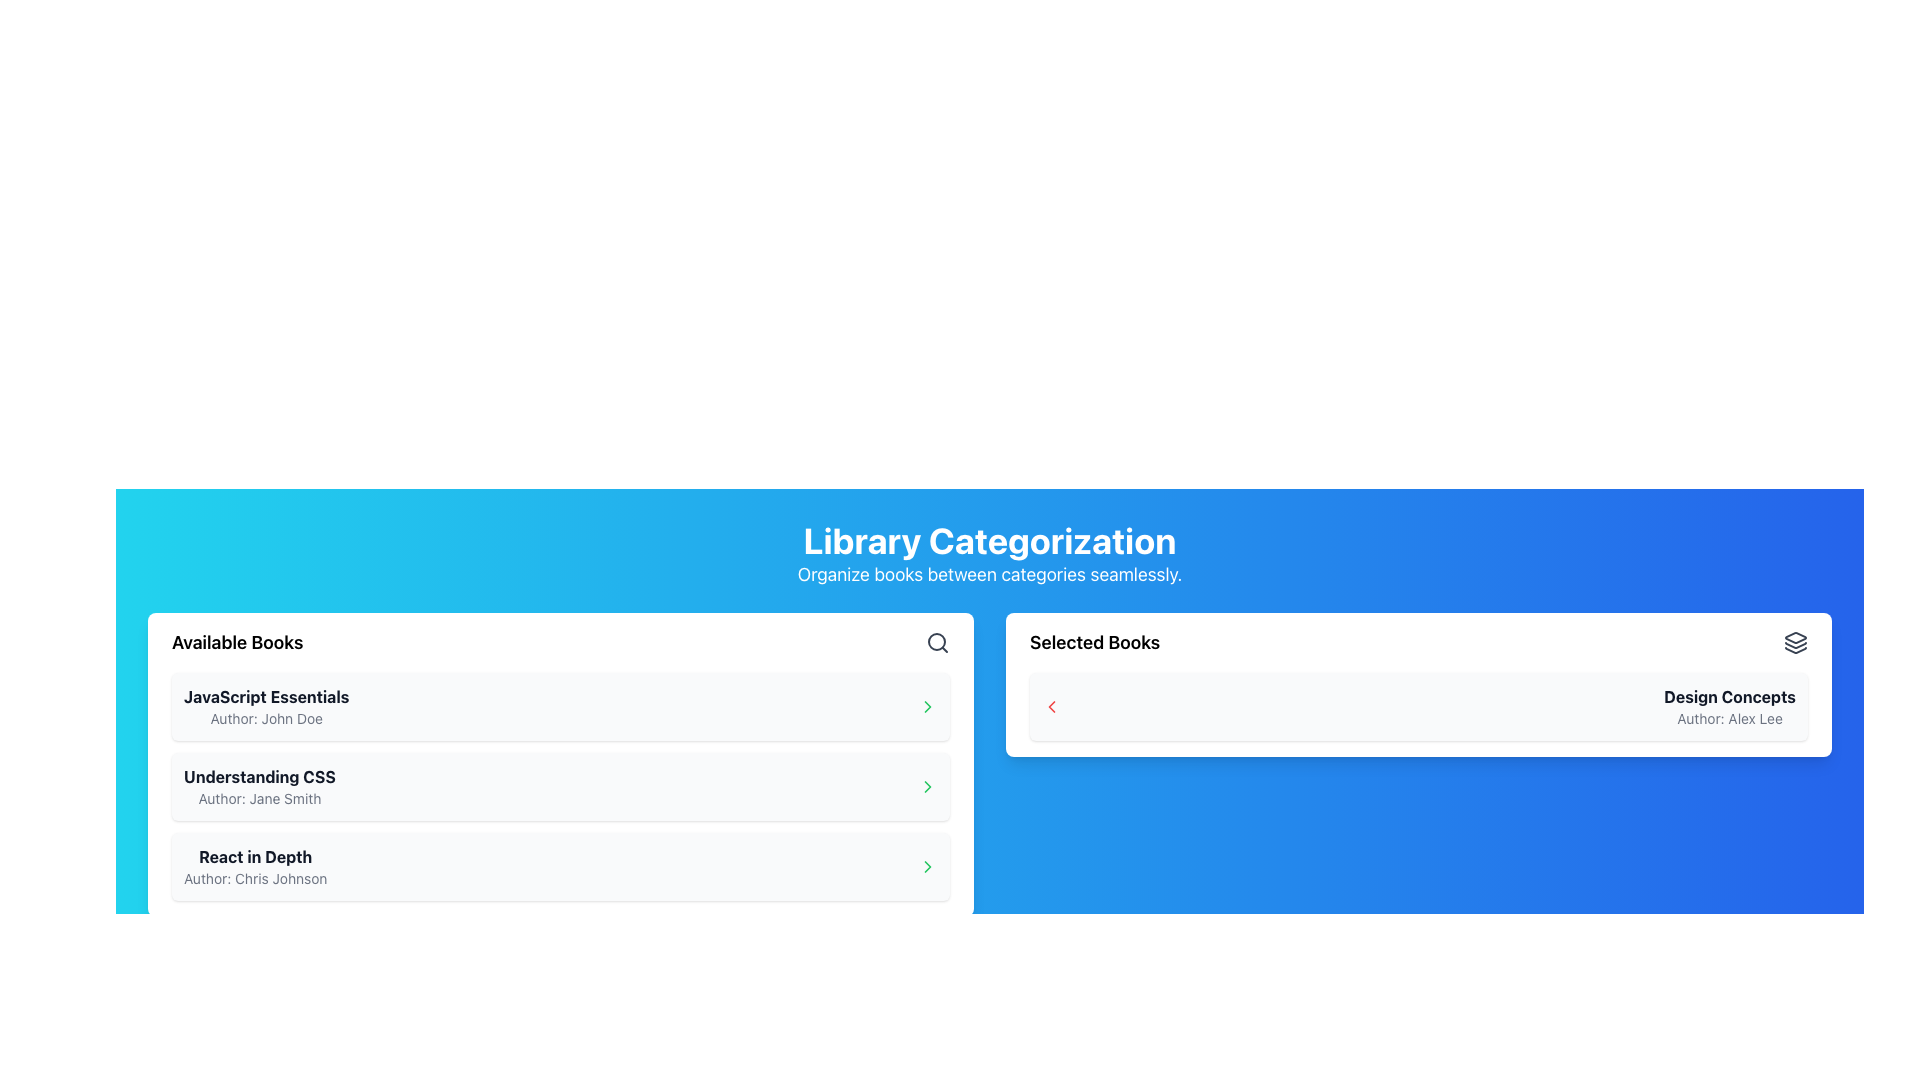  I want to click on the button located in the 'Selected Books' section to reverse a previous action or remove the associated book from the list, so click(1050, 705).